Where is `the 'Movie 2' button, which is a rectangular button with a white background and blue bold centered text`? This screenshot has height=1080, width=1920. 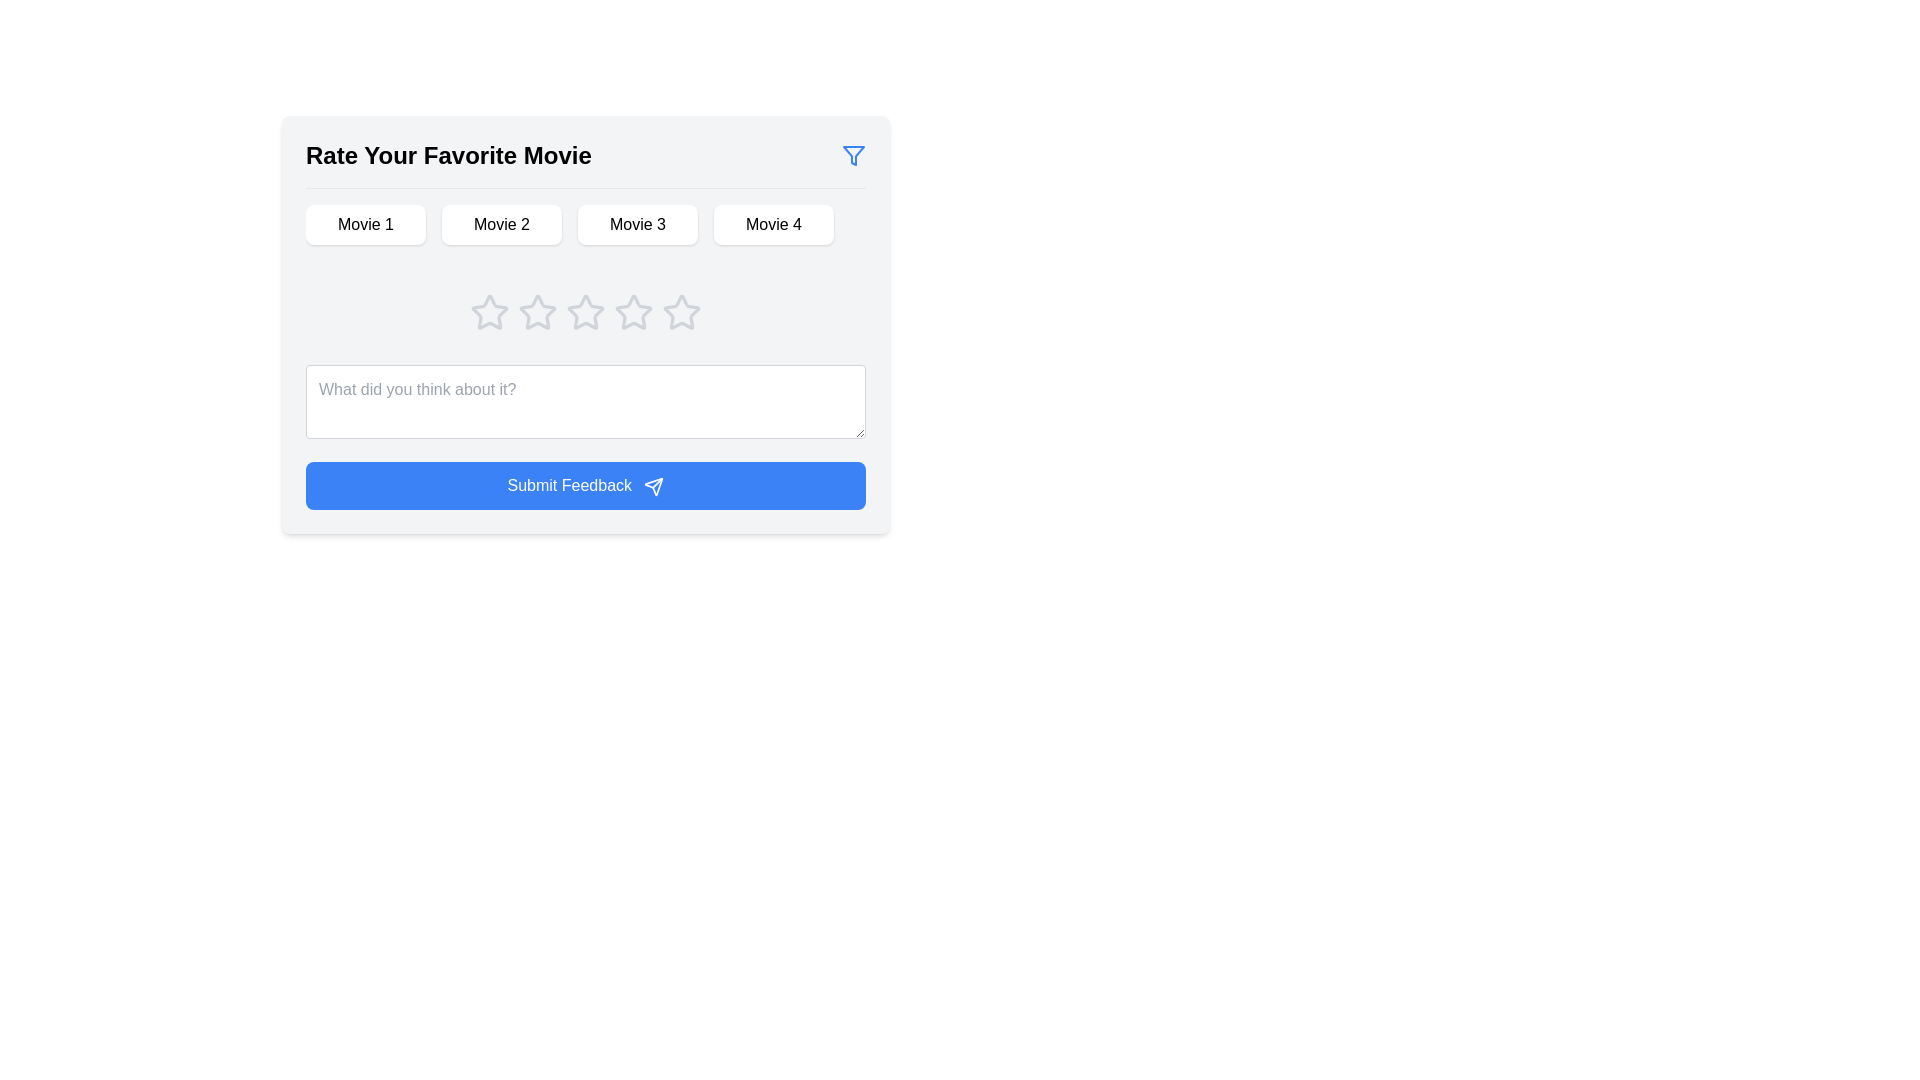 the 'Movie 2' button, which is a rectangular button with a white background and blue bold centered text is located at coordinates (502, 224).